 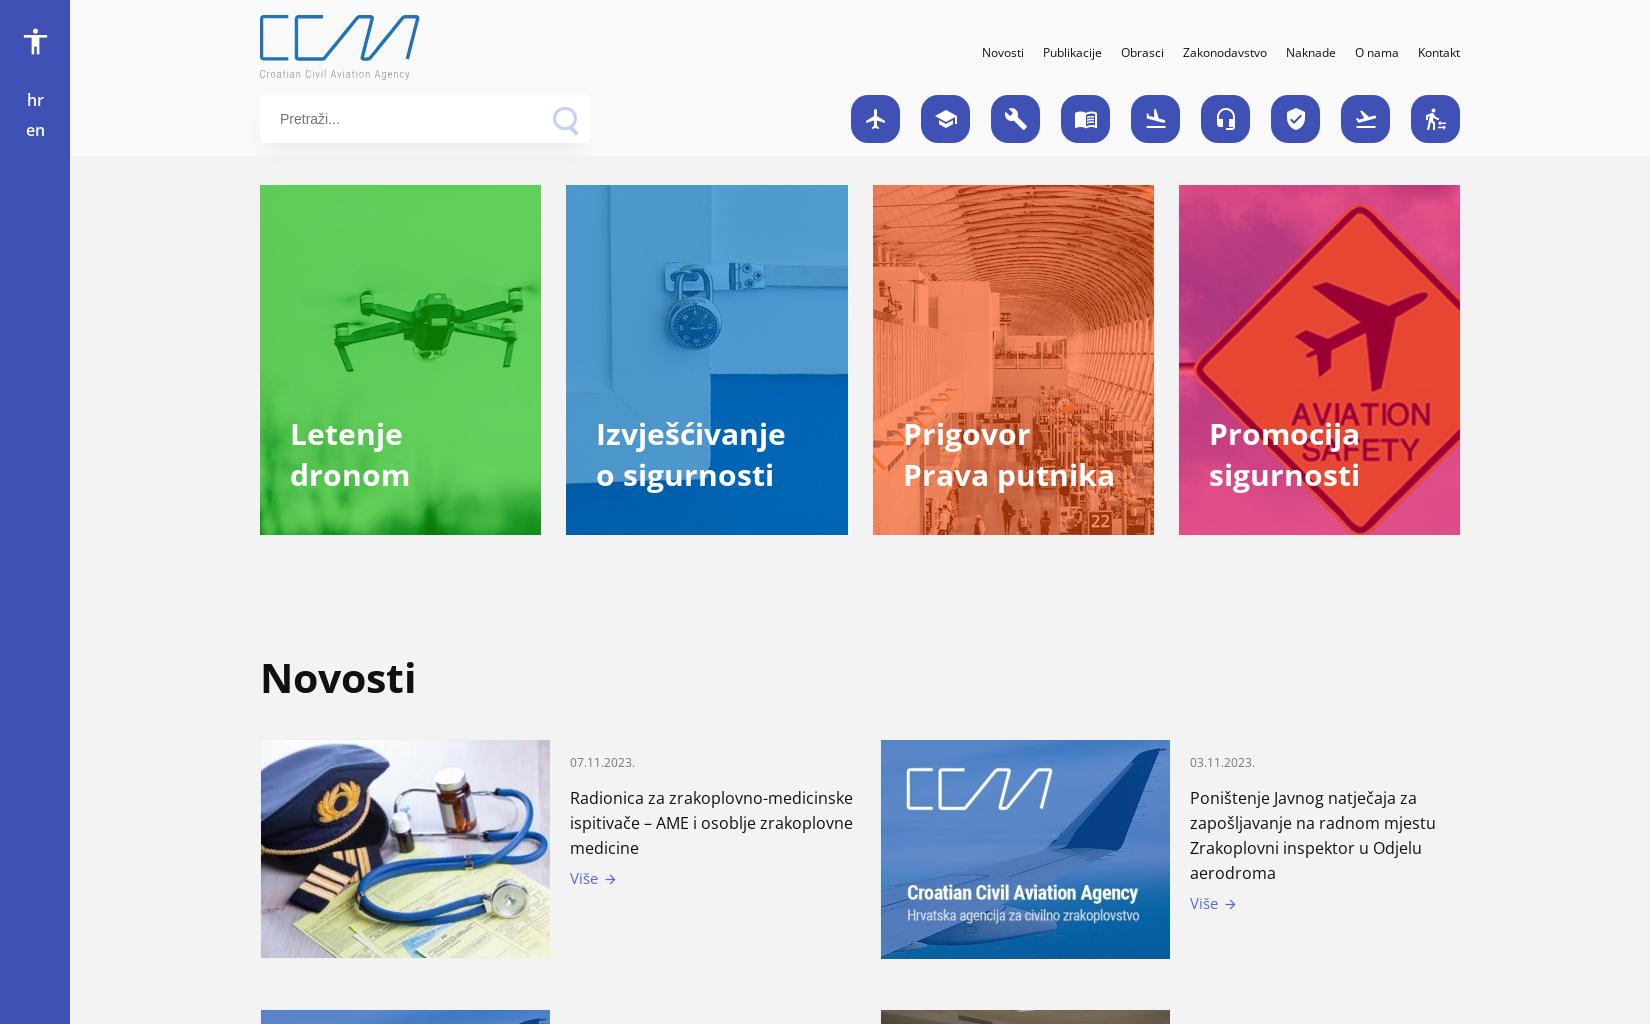 I want to click on 'Radionica za zrakoplovno-medicinske ispitivače – AME i osoblje zrakoplovne medicine', so click(x=569, y=821).